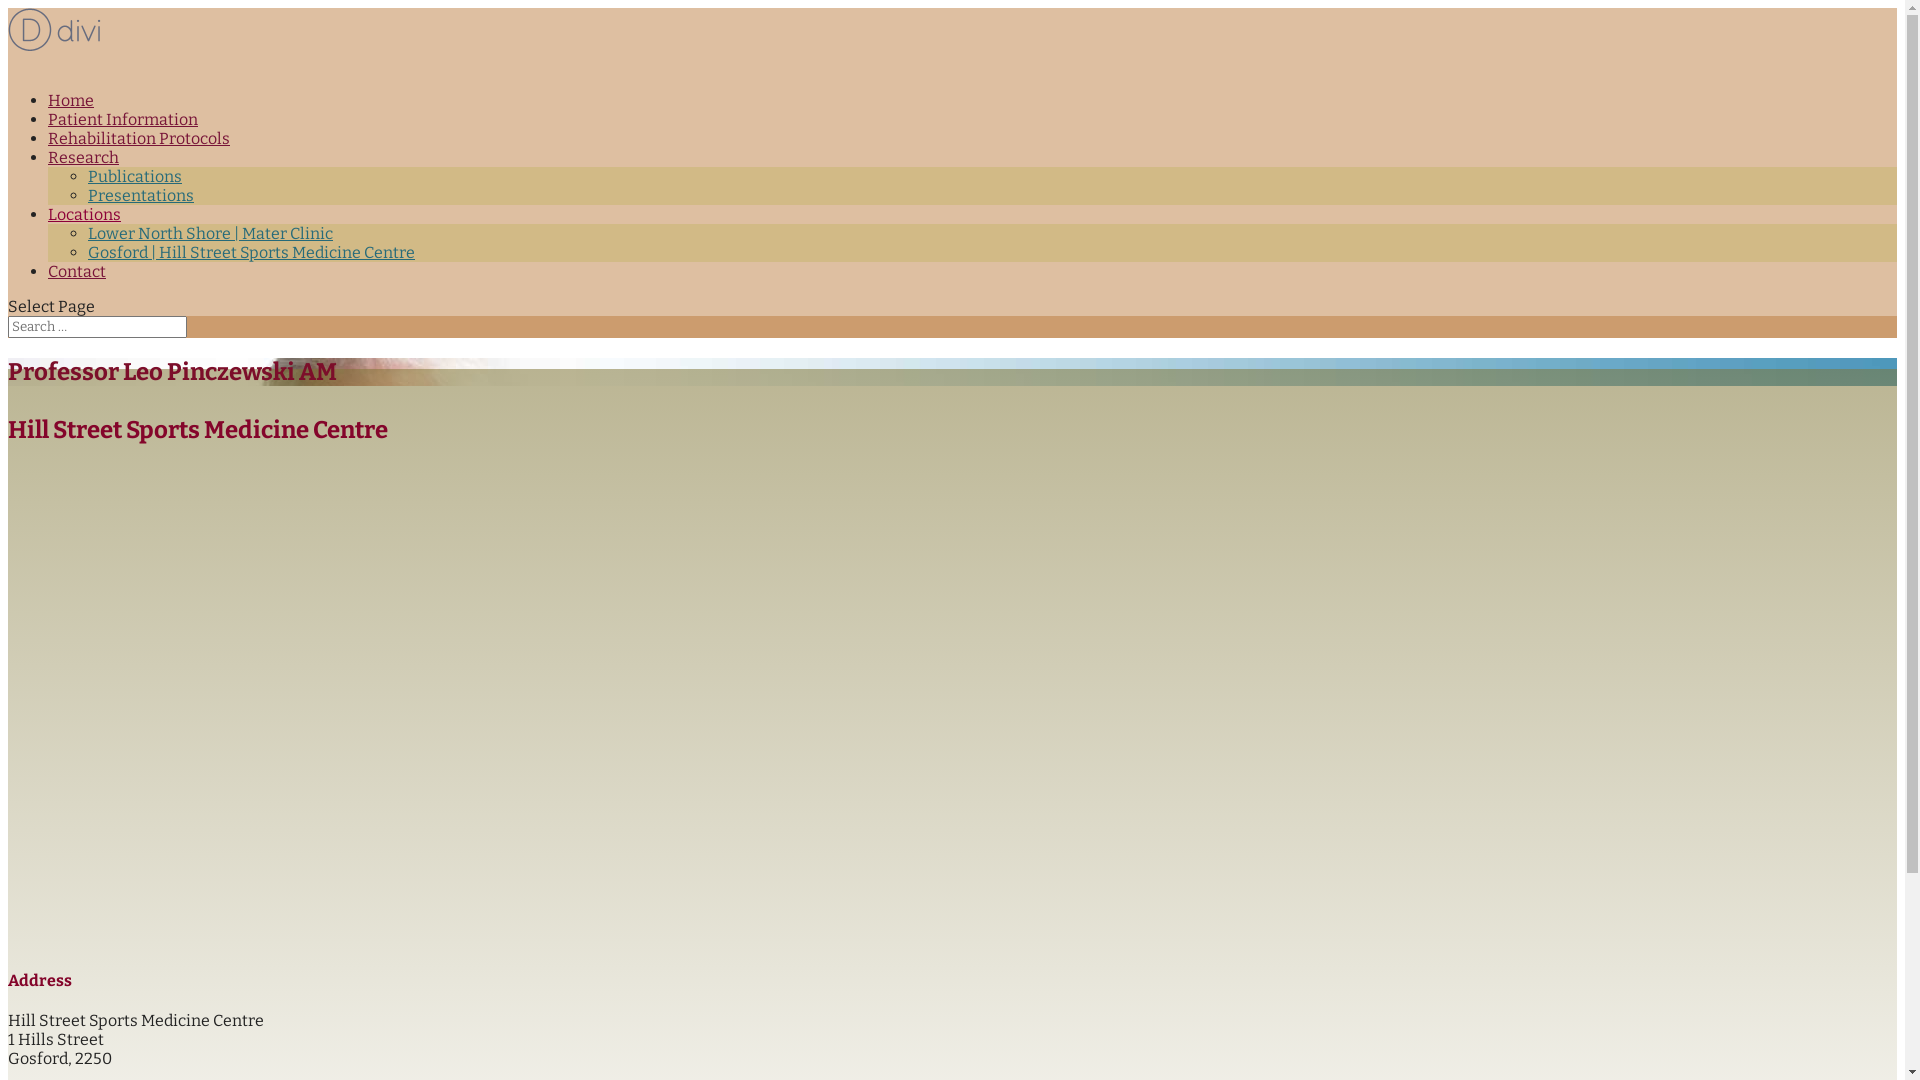 Image resolution: width=1920 pixels, height=1080 pixels. What do you see at coordinates (133, 175) in the screenshot?
I see `'Publications'` at bounding box center [133, 175].